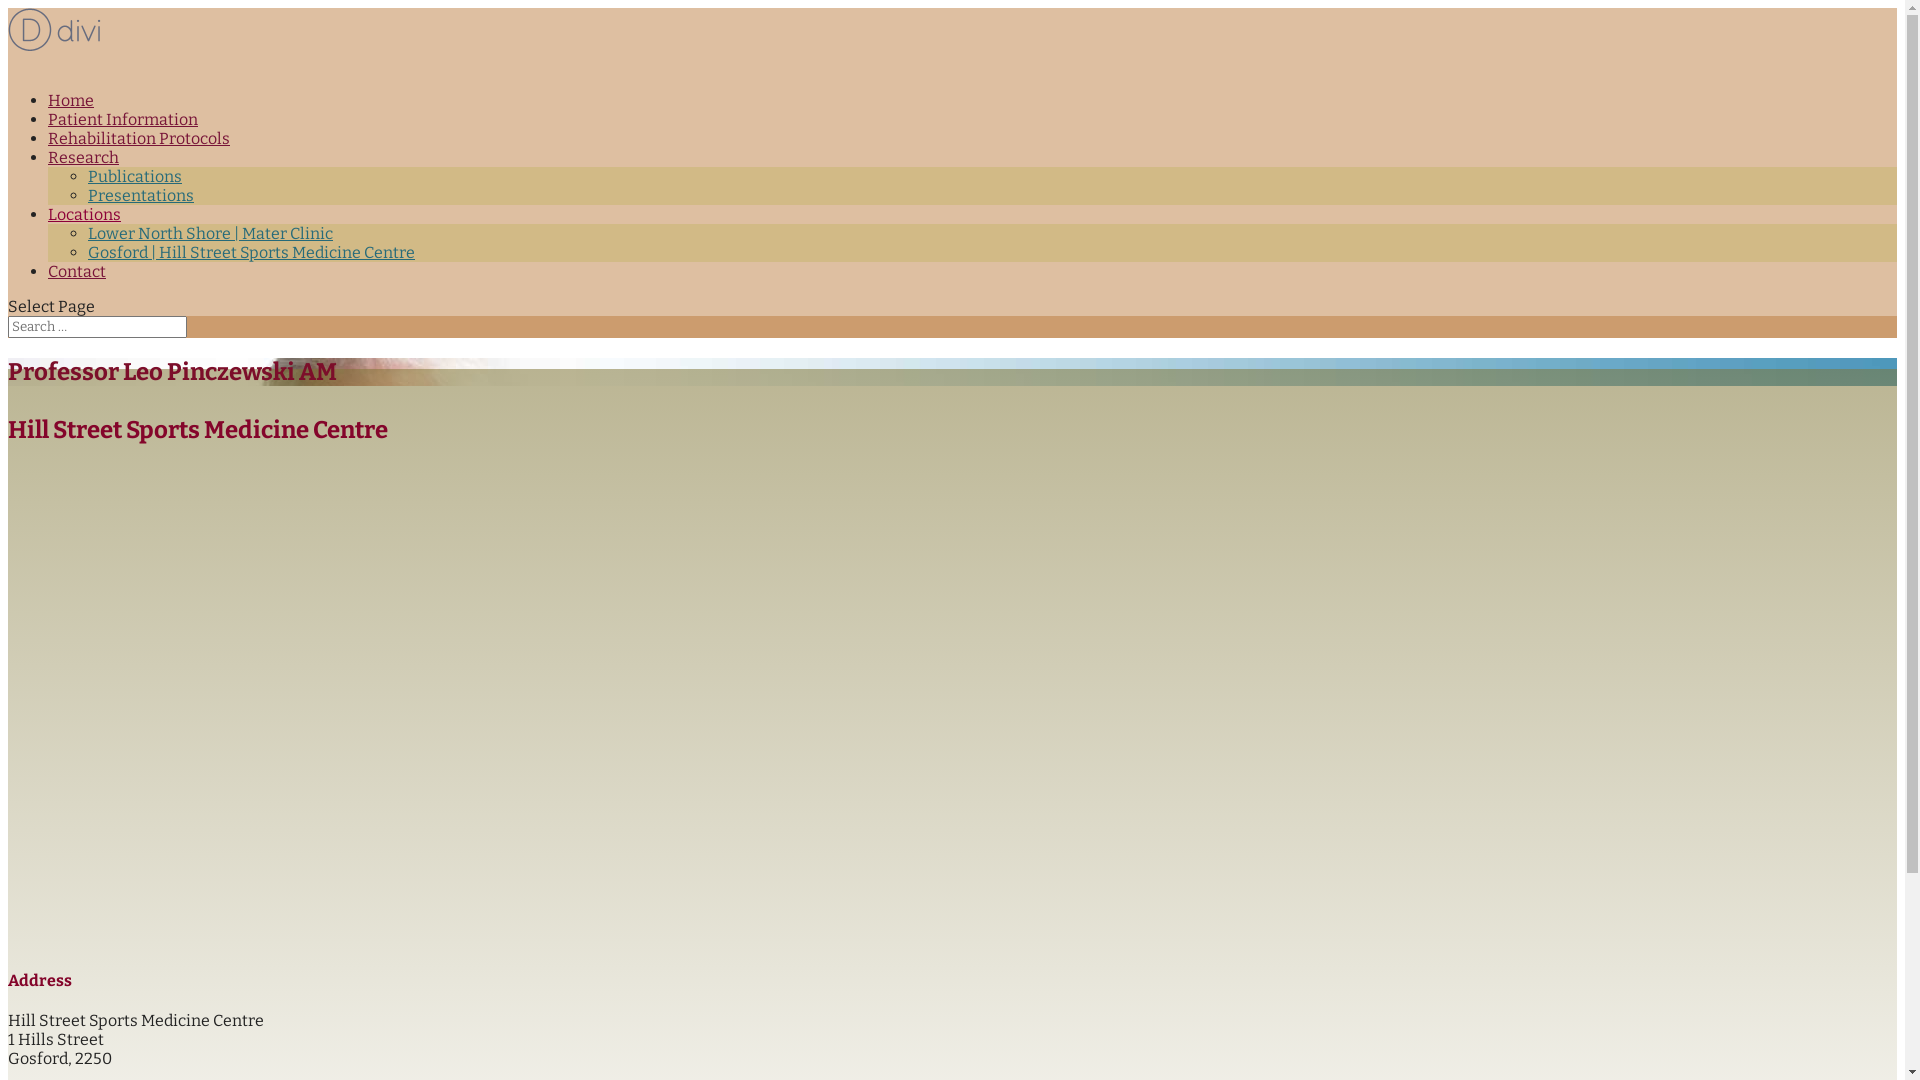 Image resolution: width=1920 pixels, height=1080 pixels. What do you see at coordinates (133, 175) in the screenshot?
I see `'Publications'` at bounding box center [133, 175].